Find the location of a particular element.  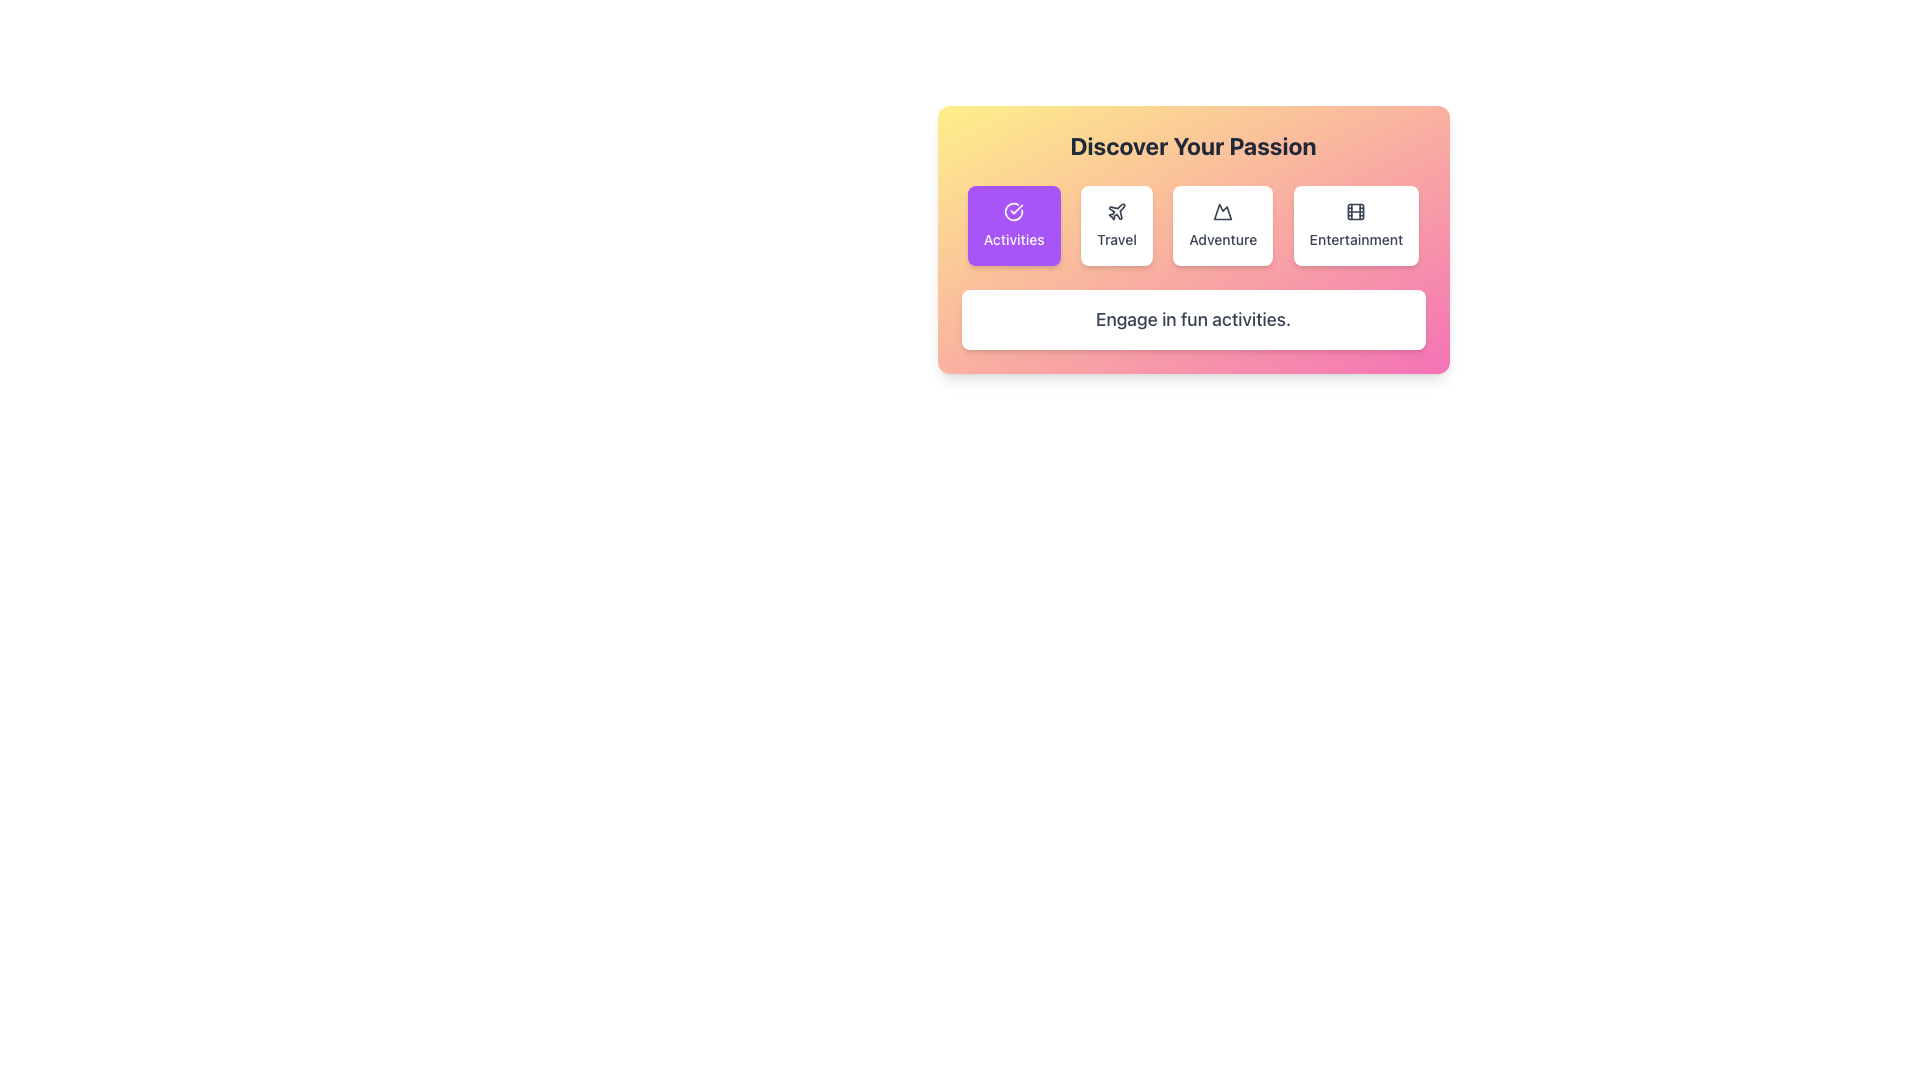

the text box containing the centered text 'Engage in fun activities.' which has a solid white background, rounded corners, and drop shadow is located at coordinates (1193, 319).